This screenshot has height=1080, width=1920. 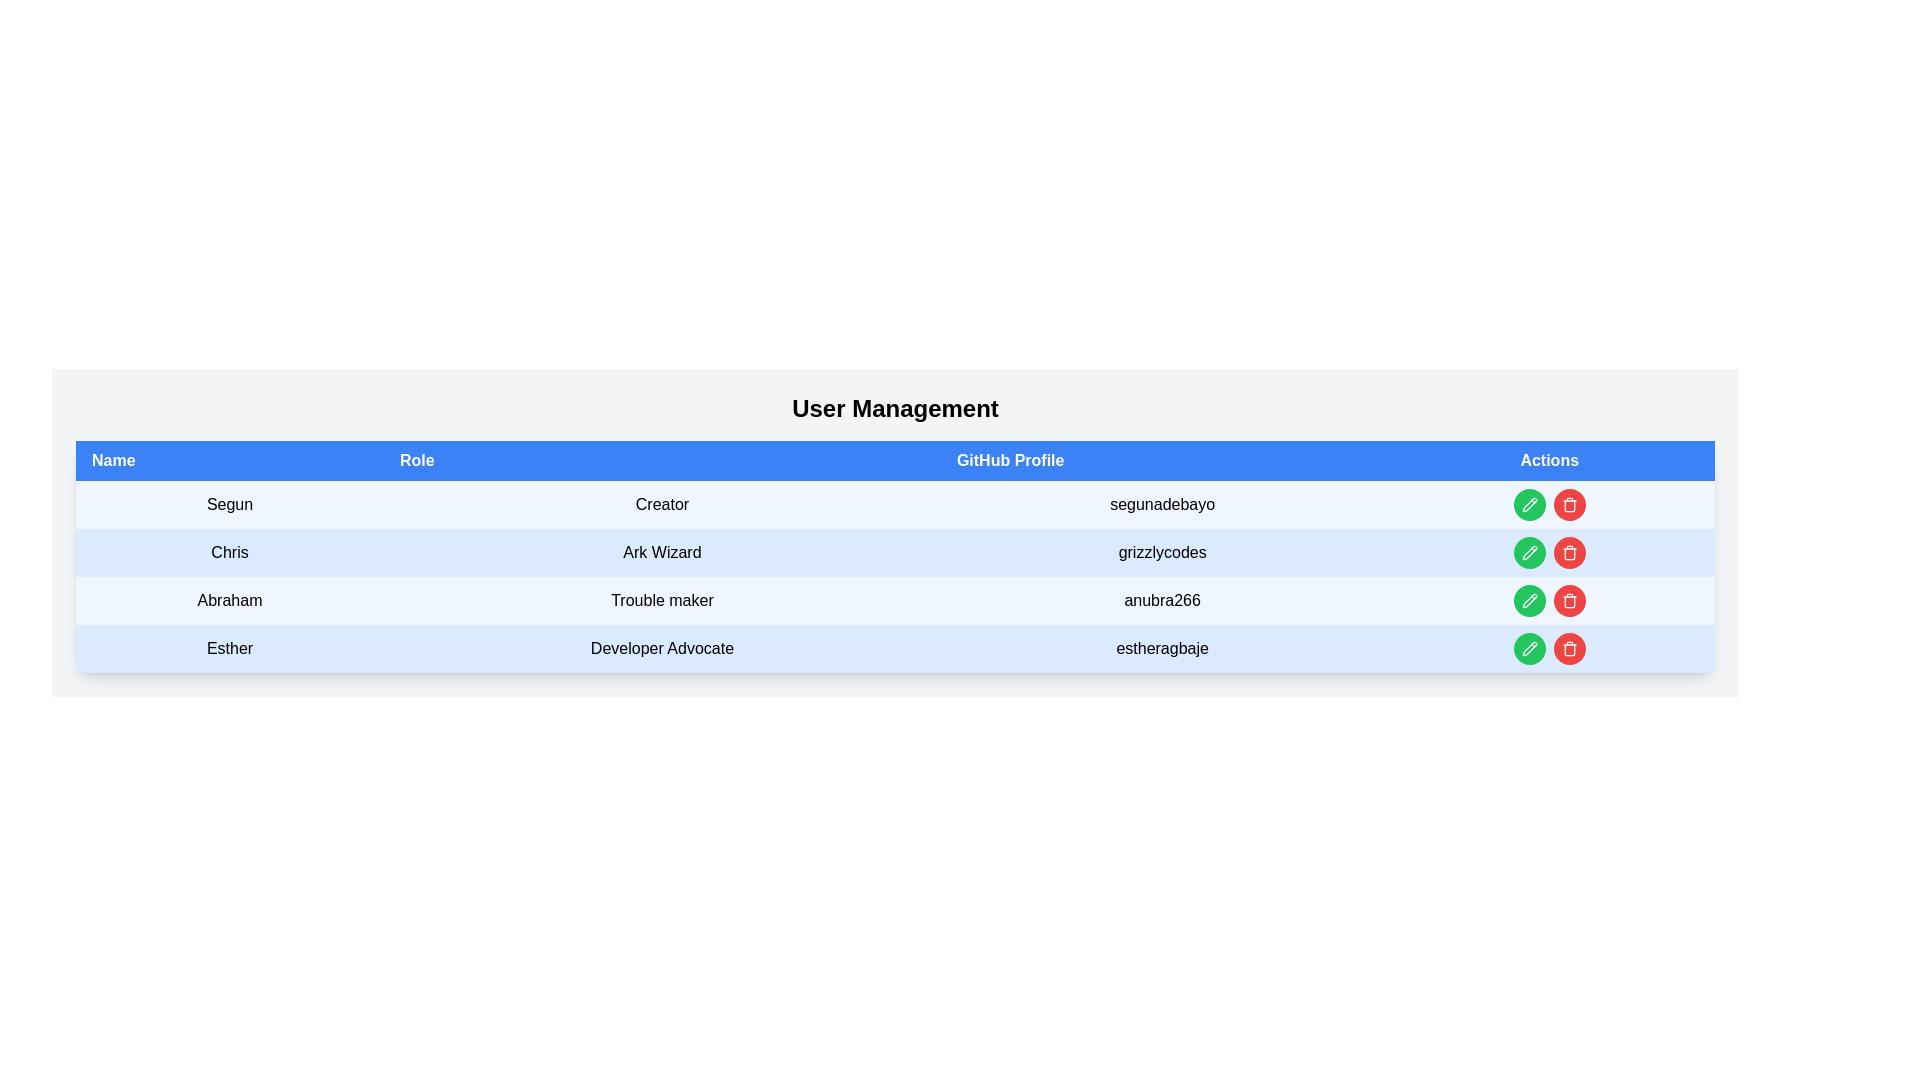 I want to click on the small, round, green button with a white pencil icon in the 'Actions' column corresponding to 'Esther', so click(x=1528, y=648).